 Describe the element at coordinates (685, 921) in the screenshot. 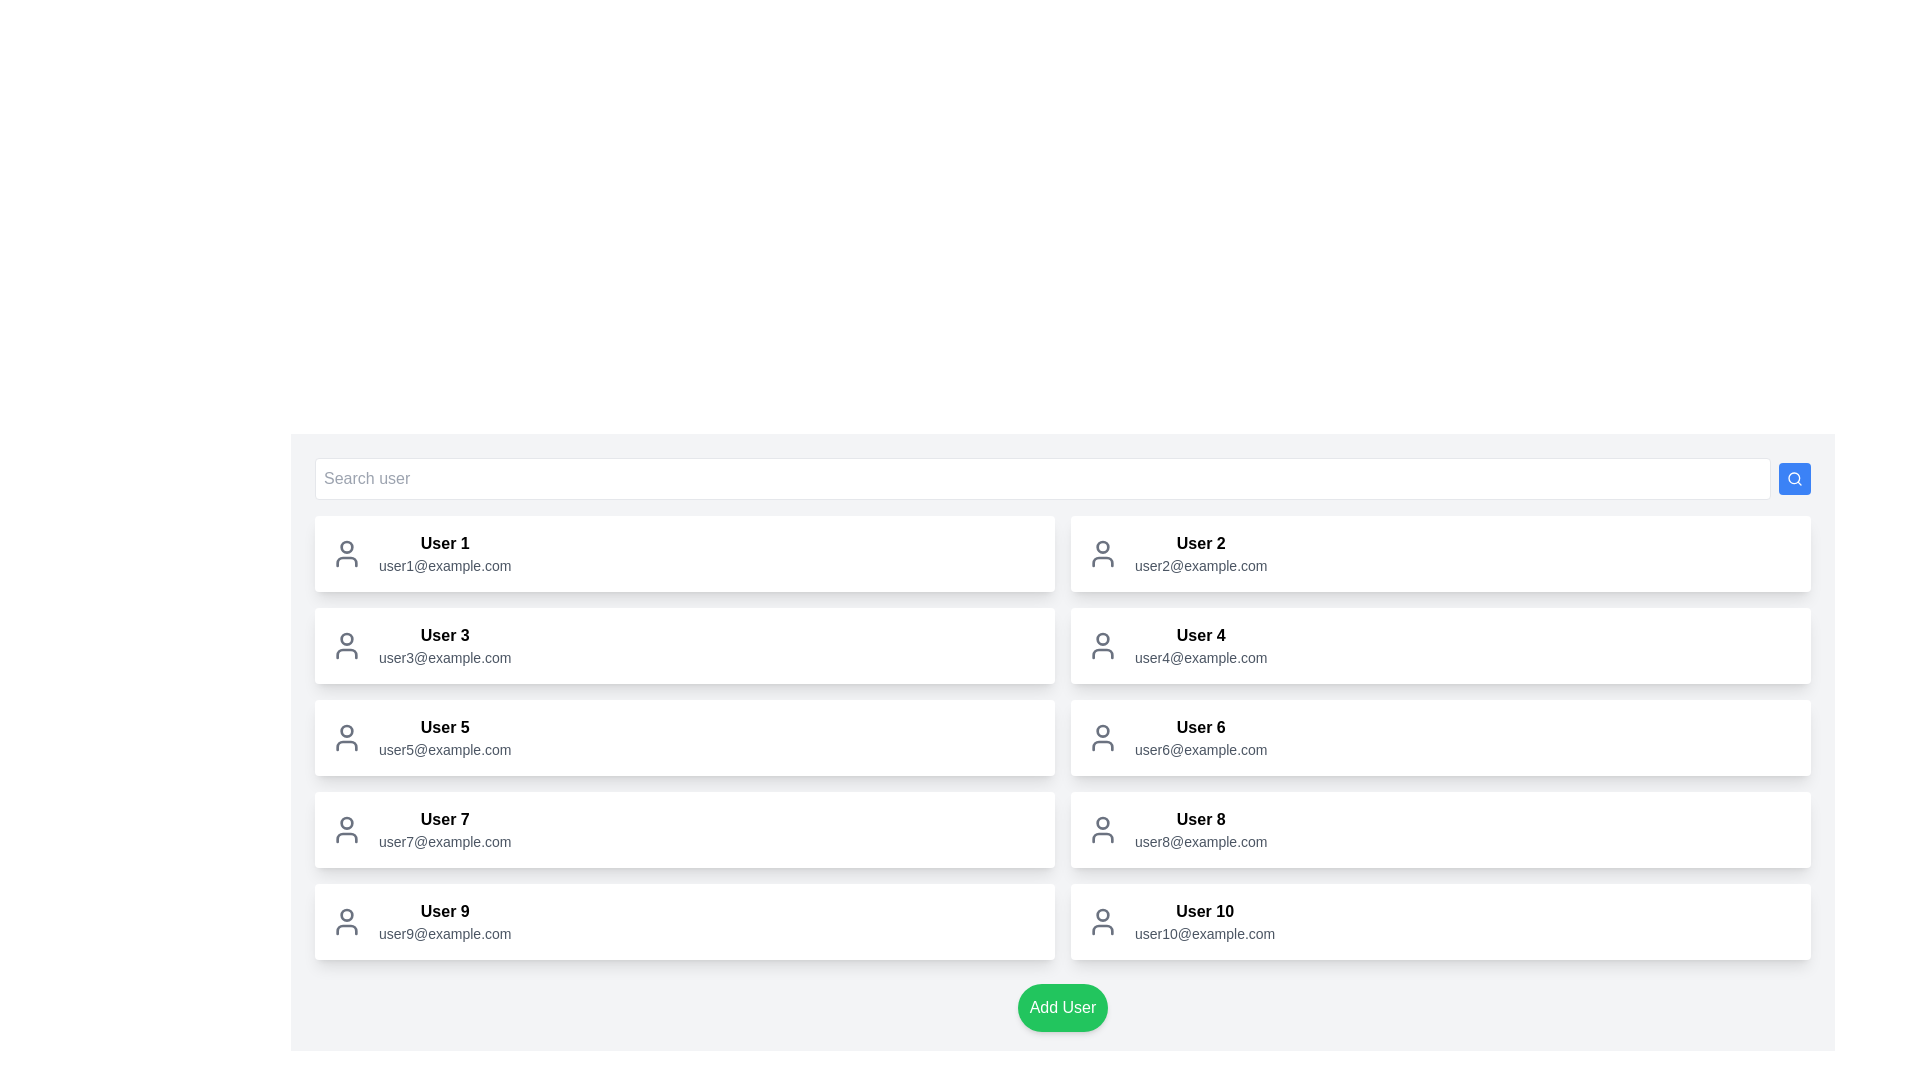

I see `the ninth user card in the left-most column of the two-column grid` at that location.